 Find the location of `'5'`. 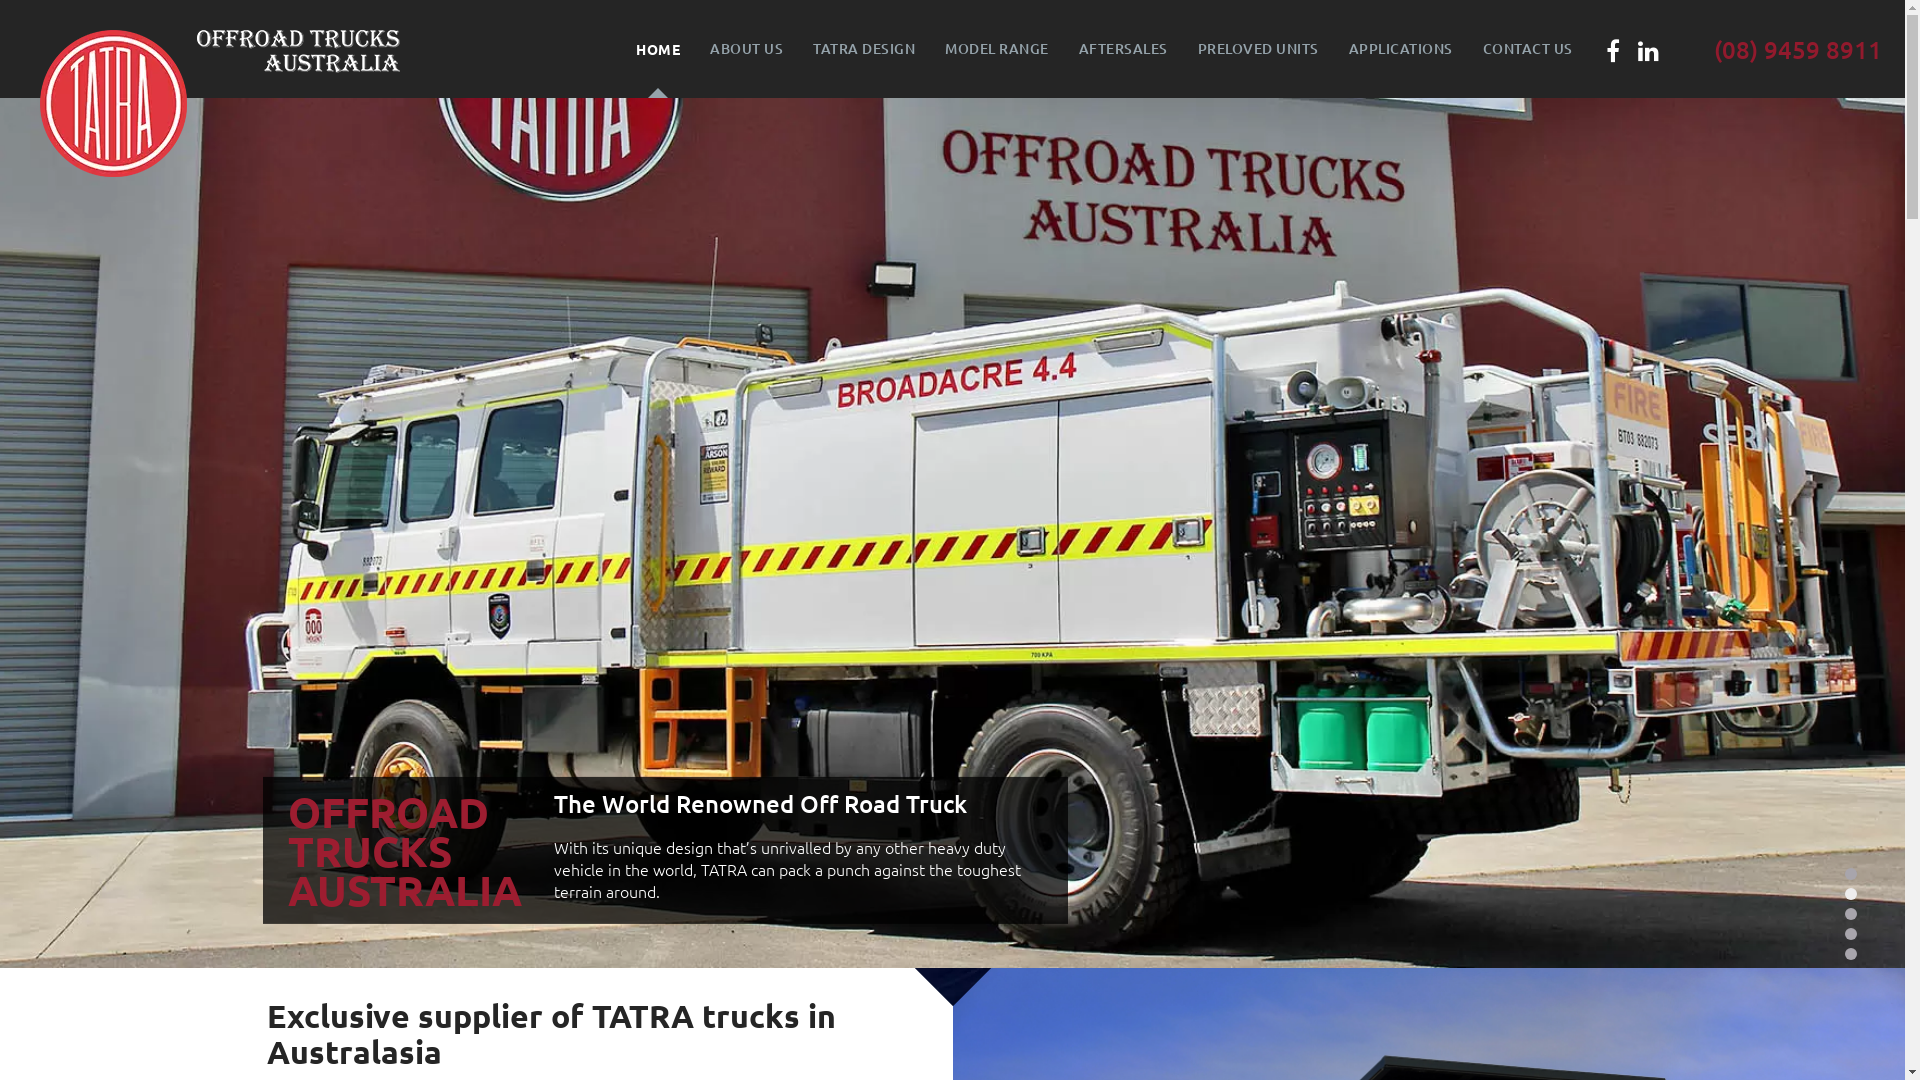

'5' is located at coordinates (1850, 952).